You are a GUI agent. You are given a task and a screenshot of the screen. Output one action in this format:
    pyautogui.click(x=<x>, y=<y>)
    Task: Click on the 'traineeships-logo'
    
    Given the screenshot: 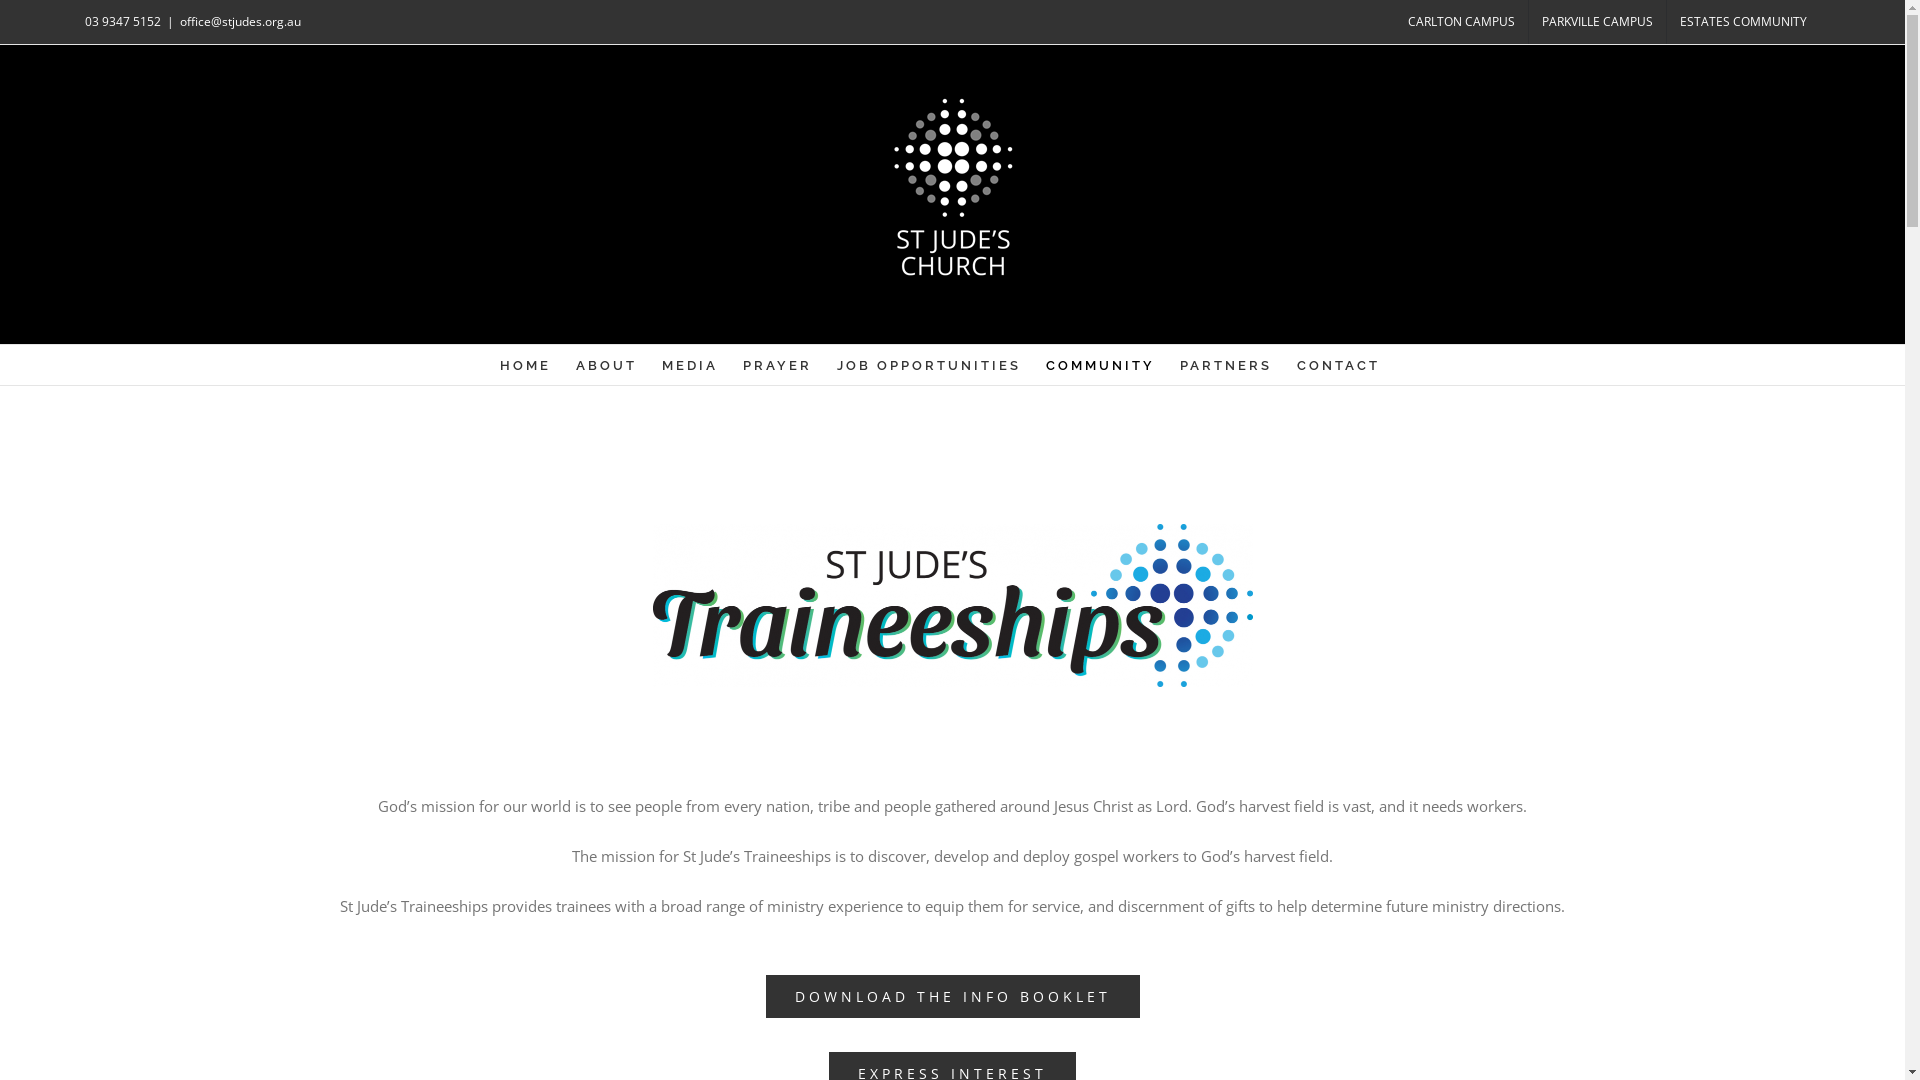 What is the action you would take?
    pyautogui.click(x=950, y=604)
    